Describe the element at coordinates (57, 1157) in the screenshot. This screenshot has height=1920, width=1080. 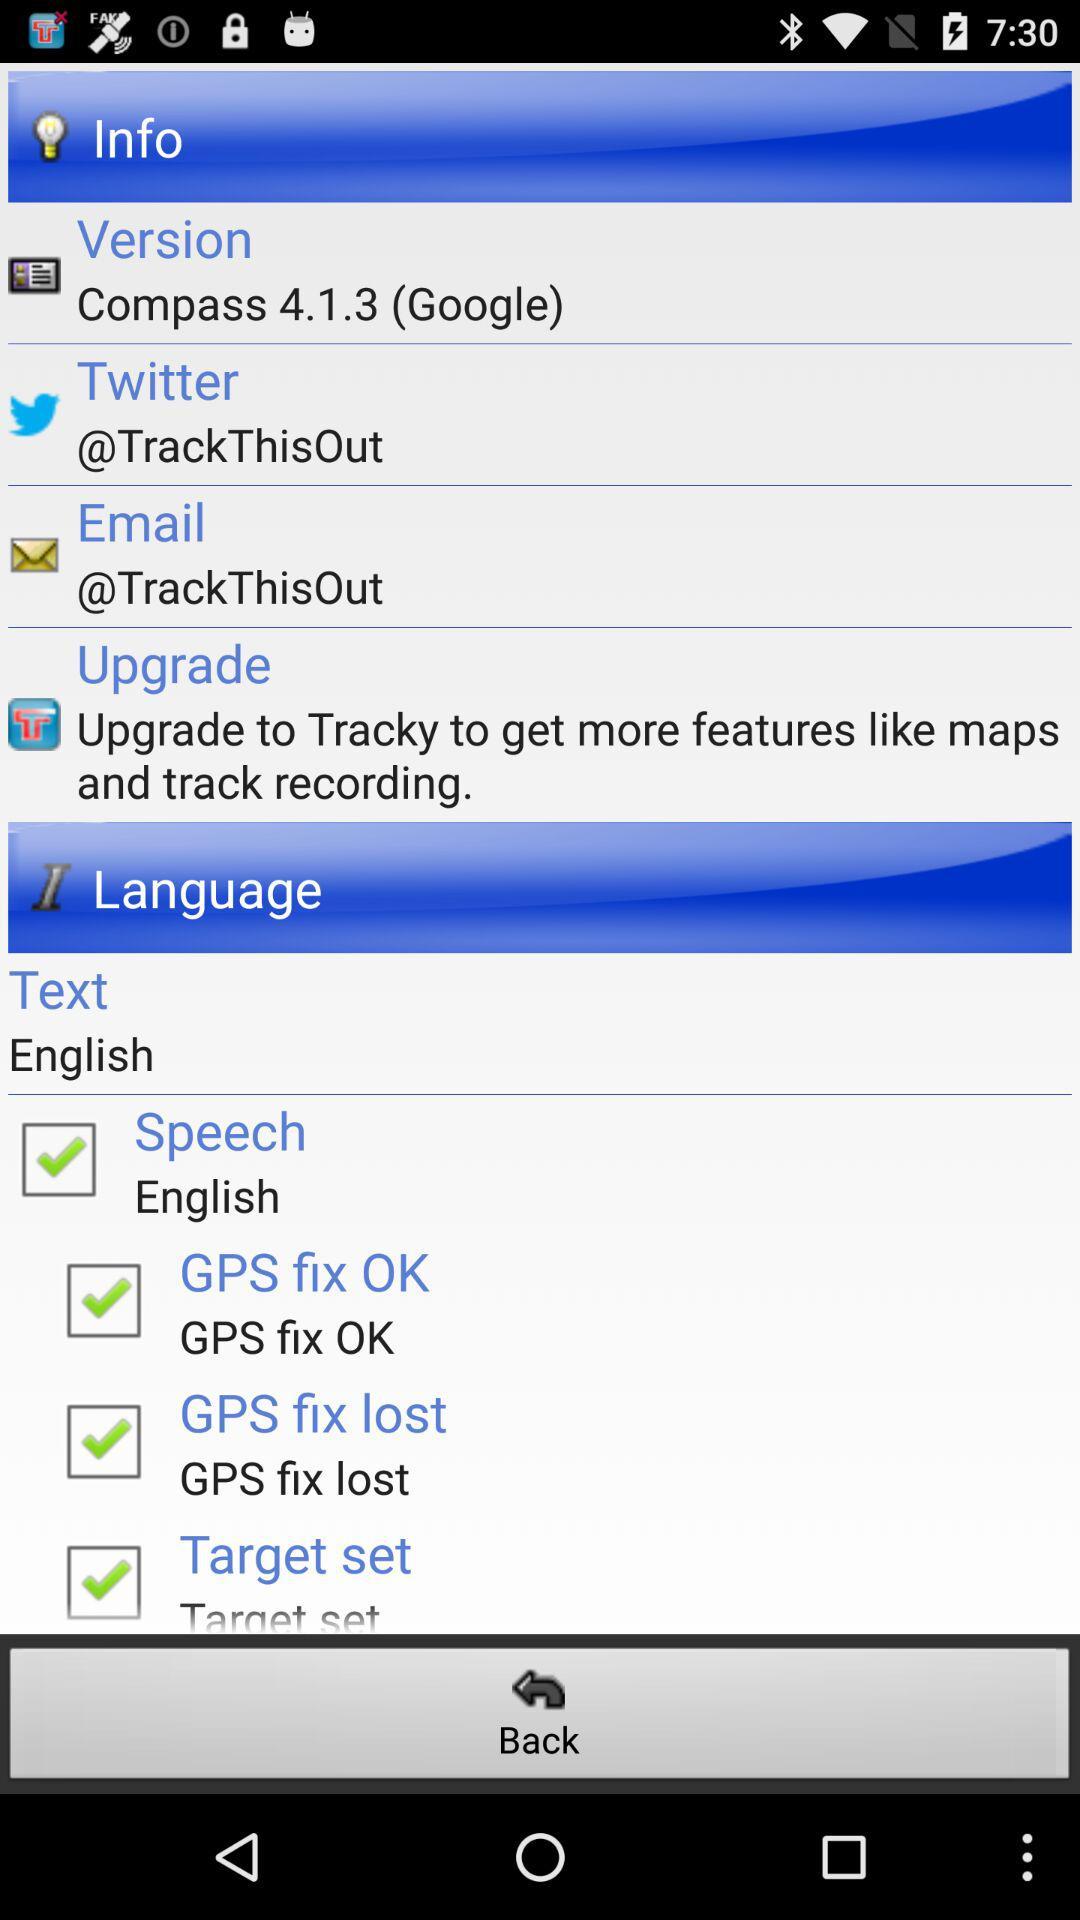
I see `checkbox` at that location.